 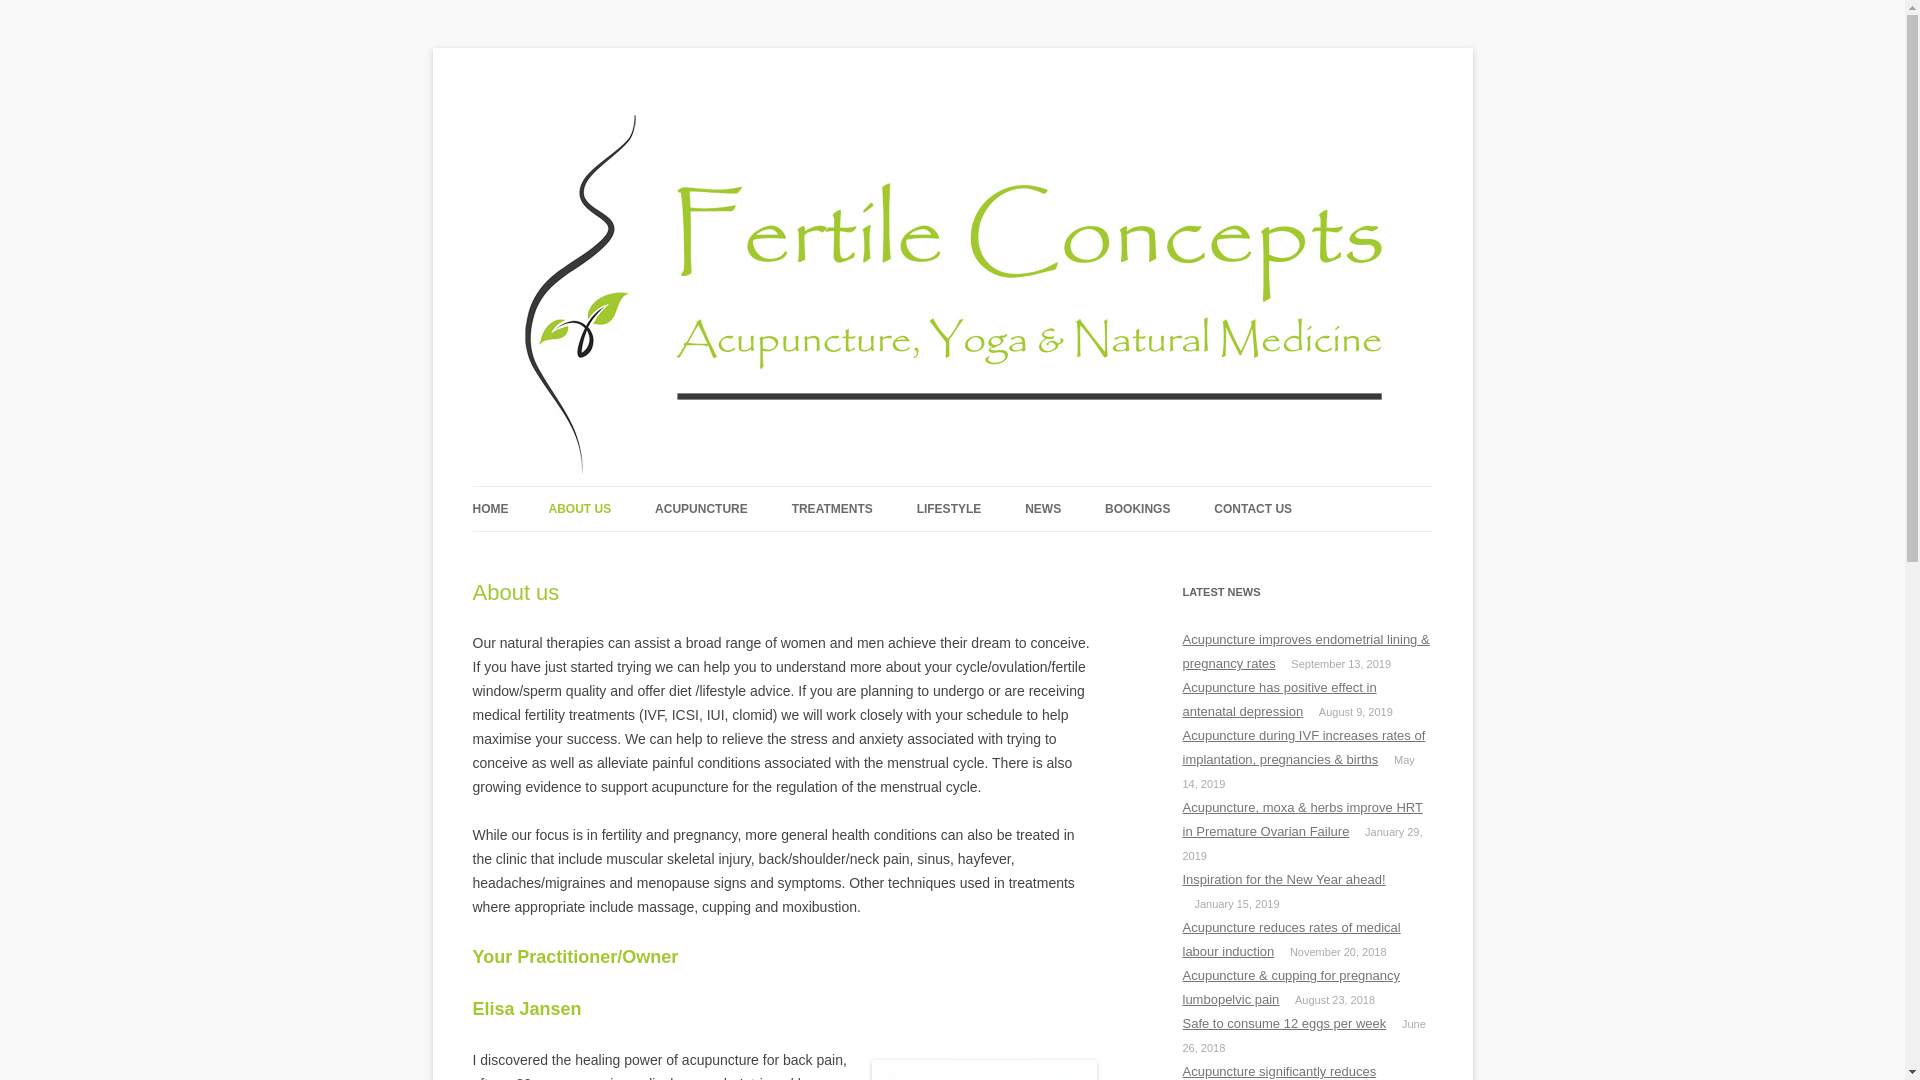 I want to click on 'CONTACT US', so click(x=1251, y=508).